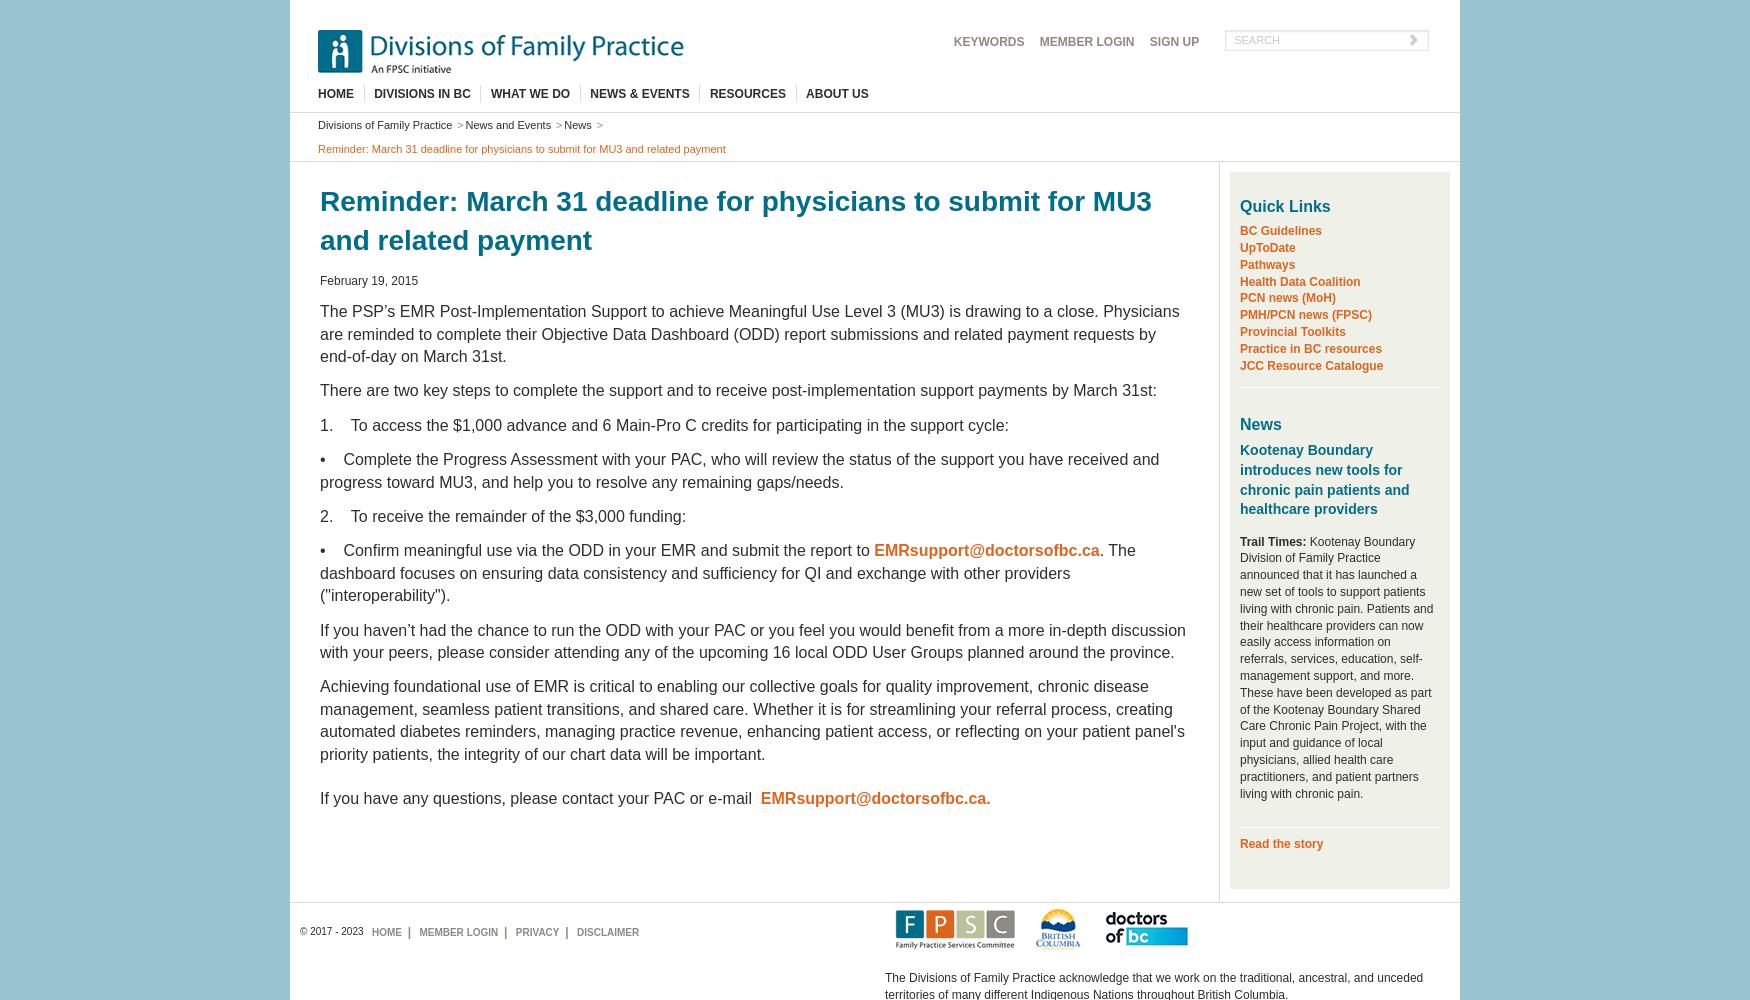 The image size is (1750, 1000). Describe the element at coordinates (986, 550) in the screenshot. I see `'EMRsupport@doctorsofbc.ca'` at that location.